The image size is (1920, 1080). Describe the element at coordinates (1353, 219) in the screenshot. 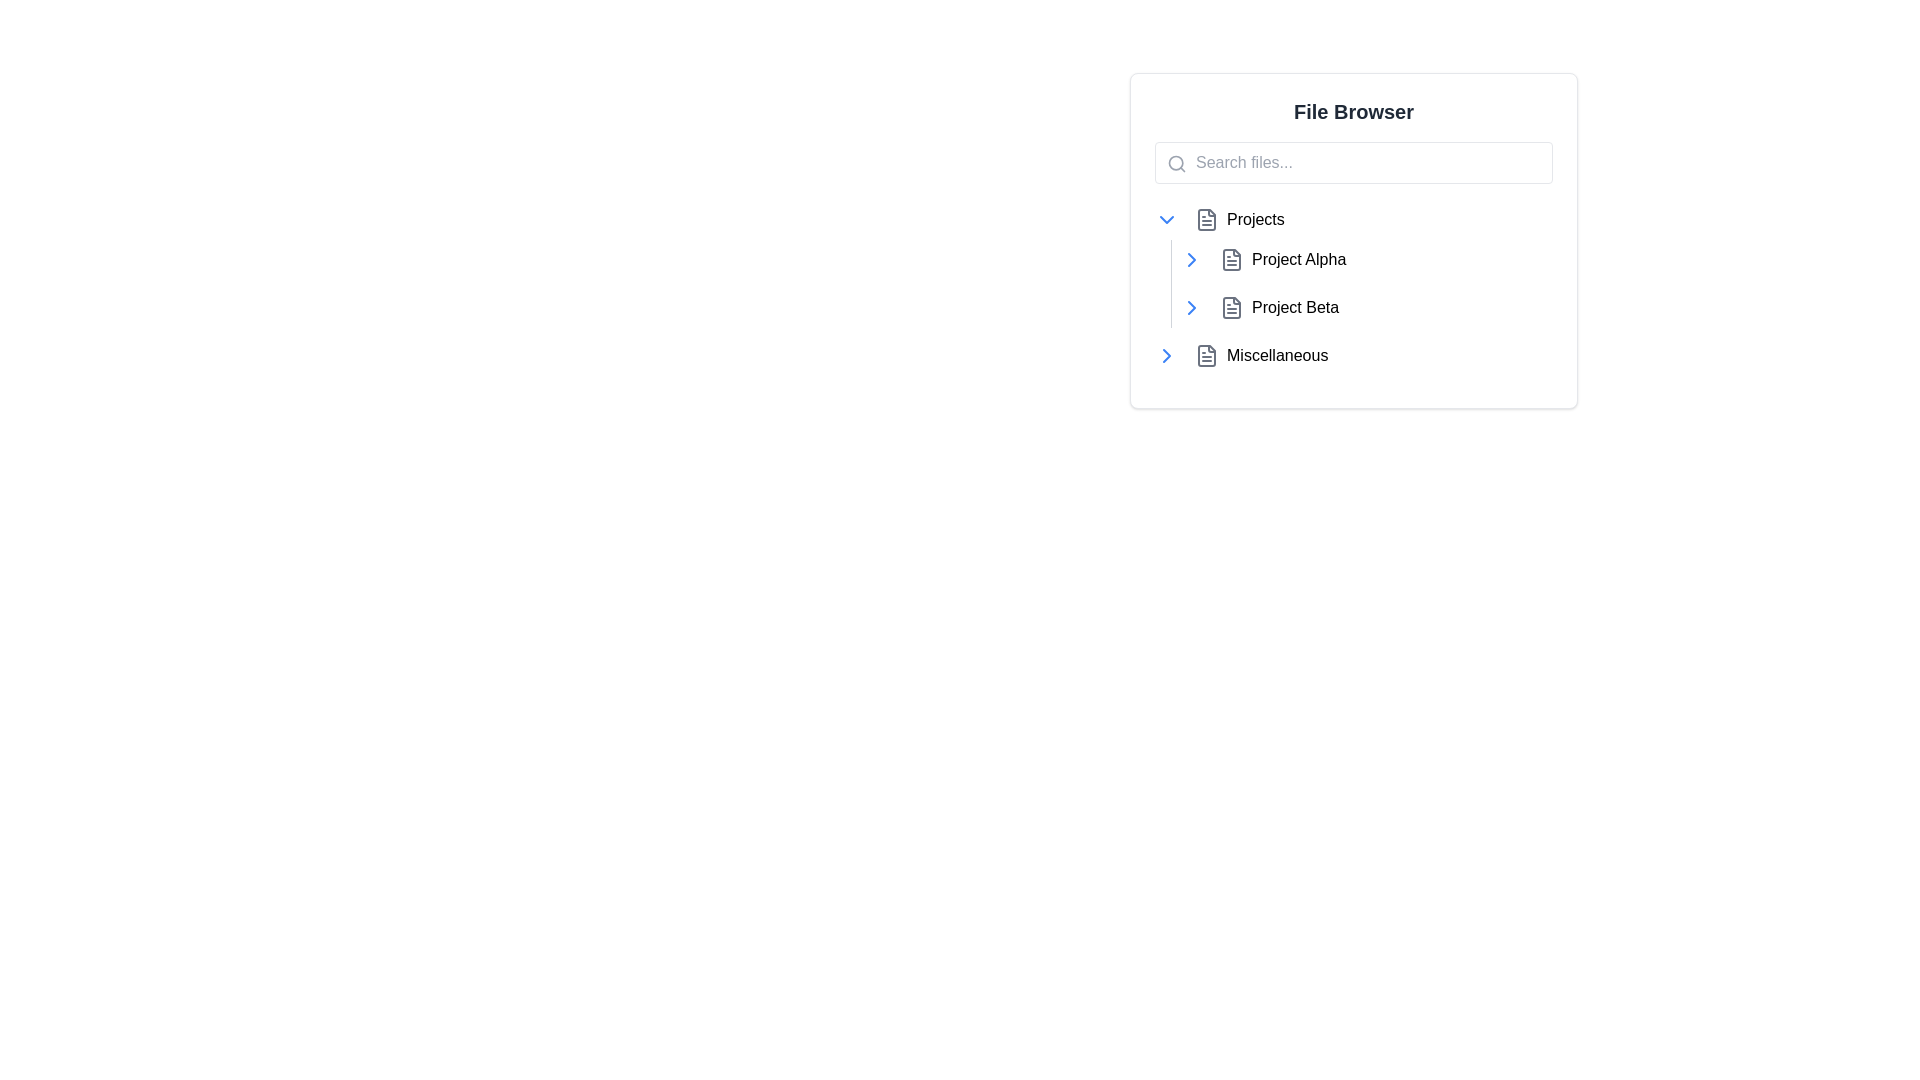

I see `the 'Projects' expandable list item` at that location.